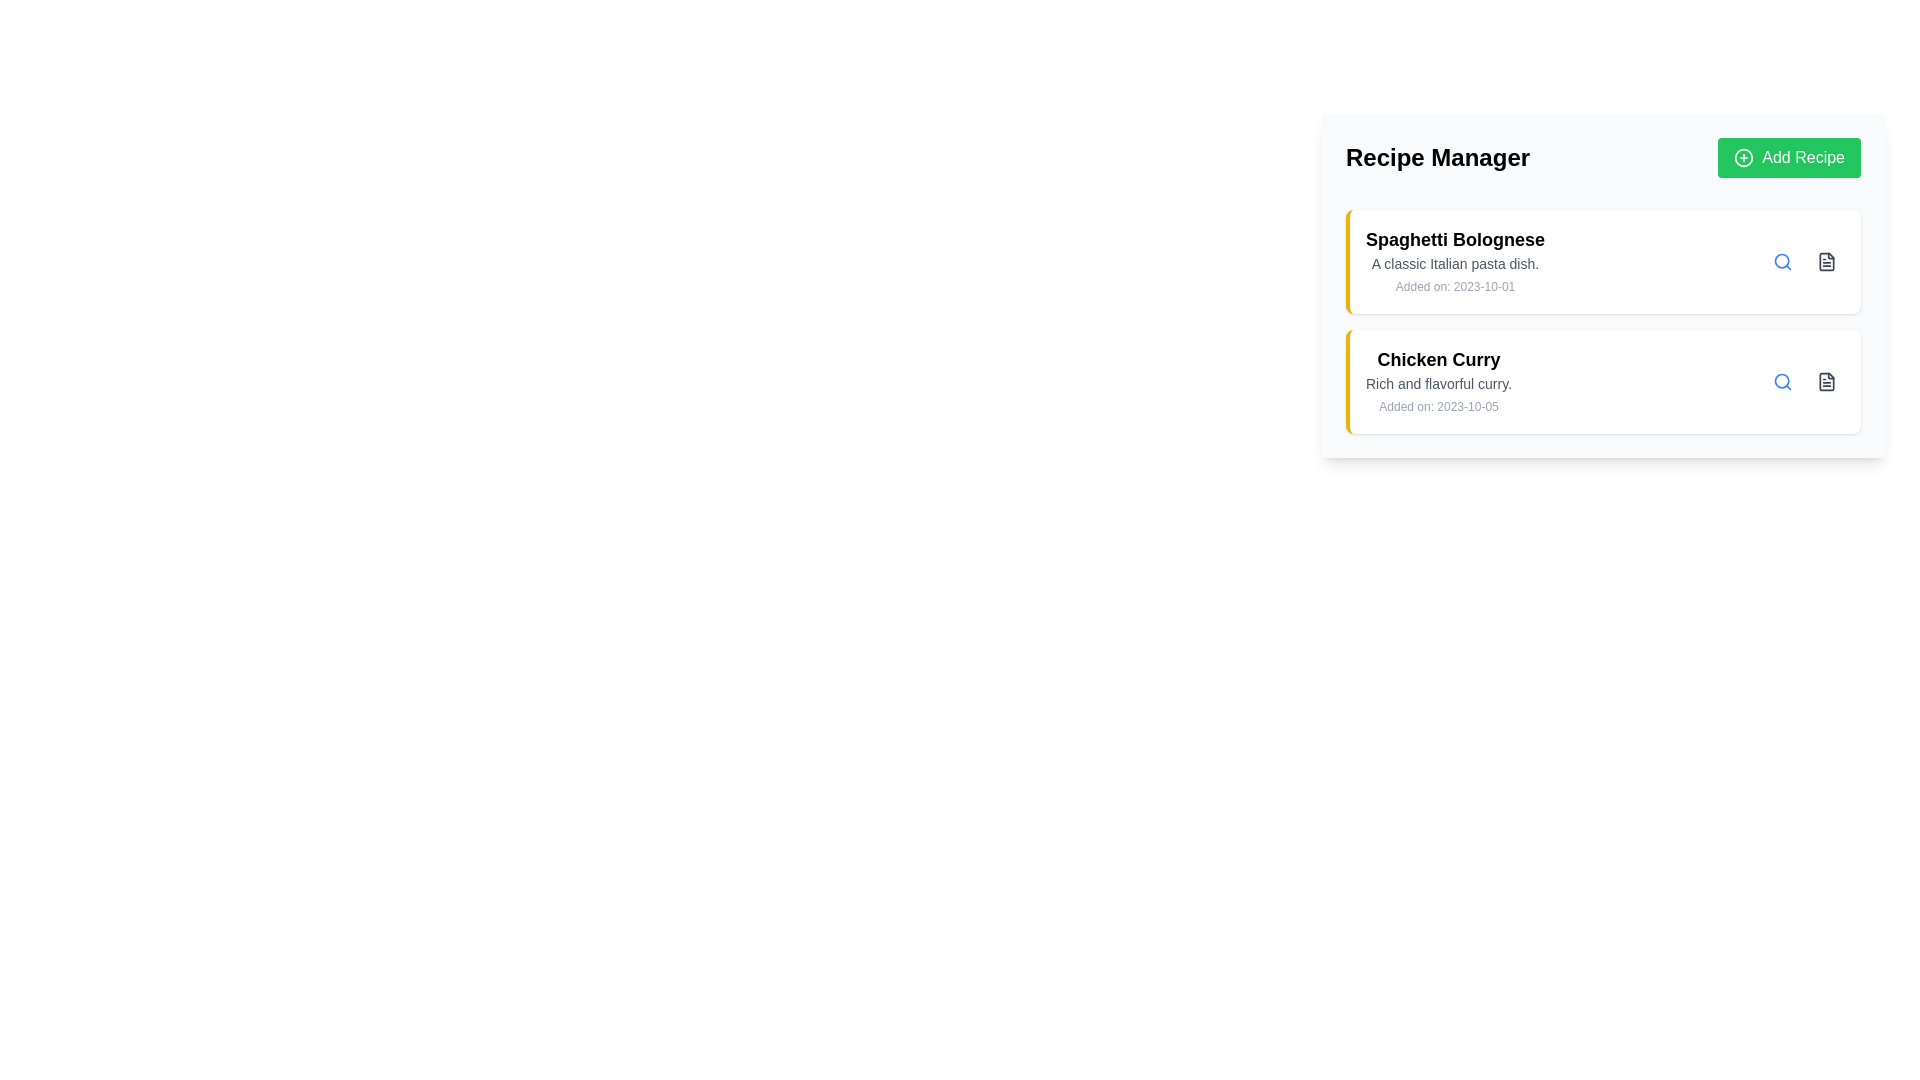 Image resolution: width=1920 pixels, height=1080 pixels. Describe the element at coordinates (1789, 157) in the screenshot. I see `the 'Add New Recipe' button located in the upper-right corner of the 'Recipe Manager' section to potentially see hover effects` at that location.